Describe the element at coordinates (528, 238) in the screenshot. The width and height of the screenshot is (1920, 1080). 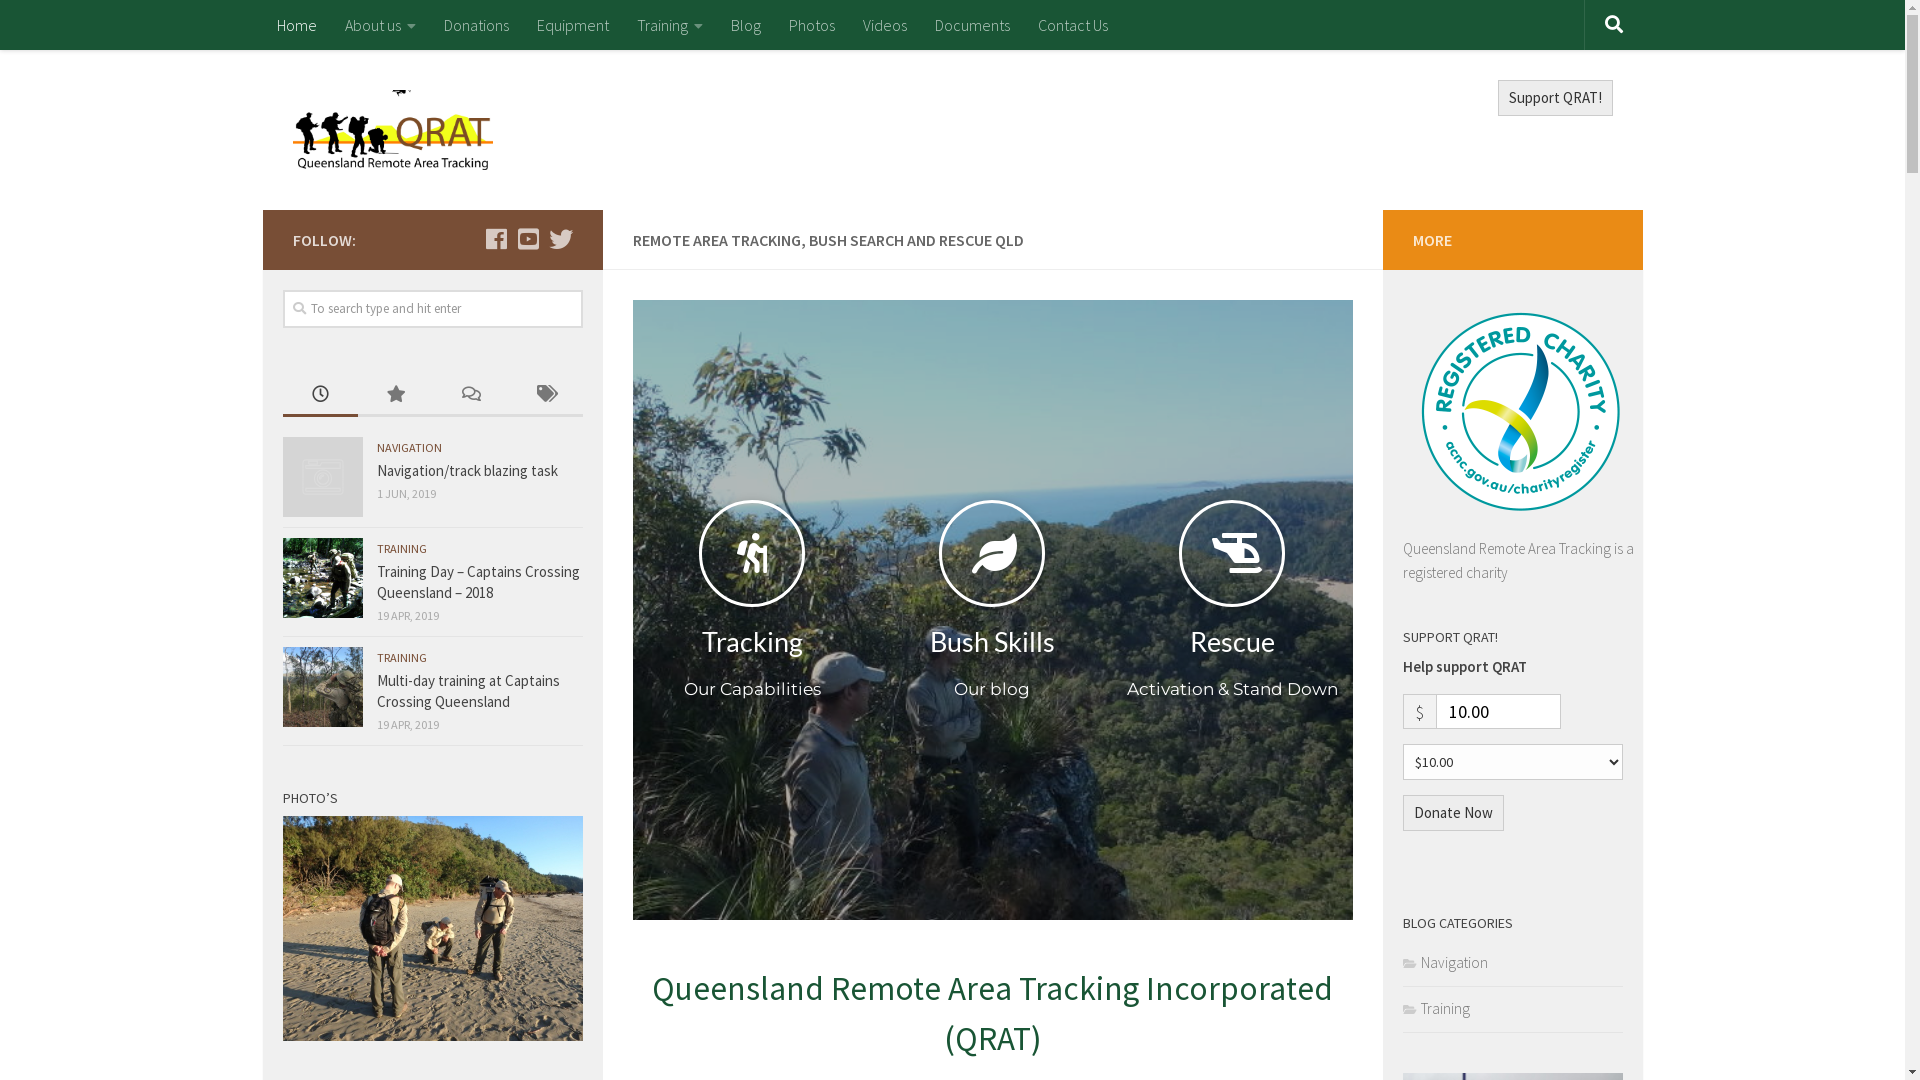
I see `'Follow us on Youtube'` at that location.